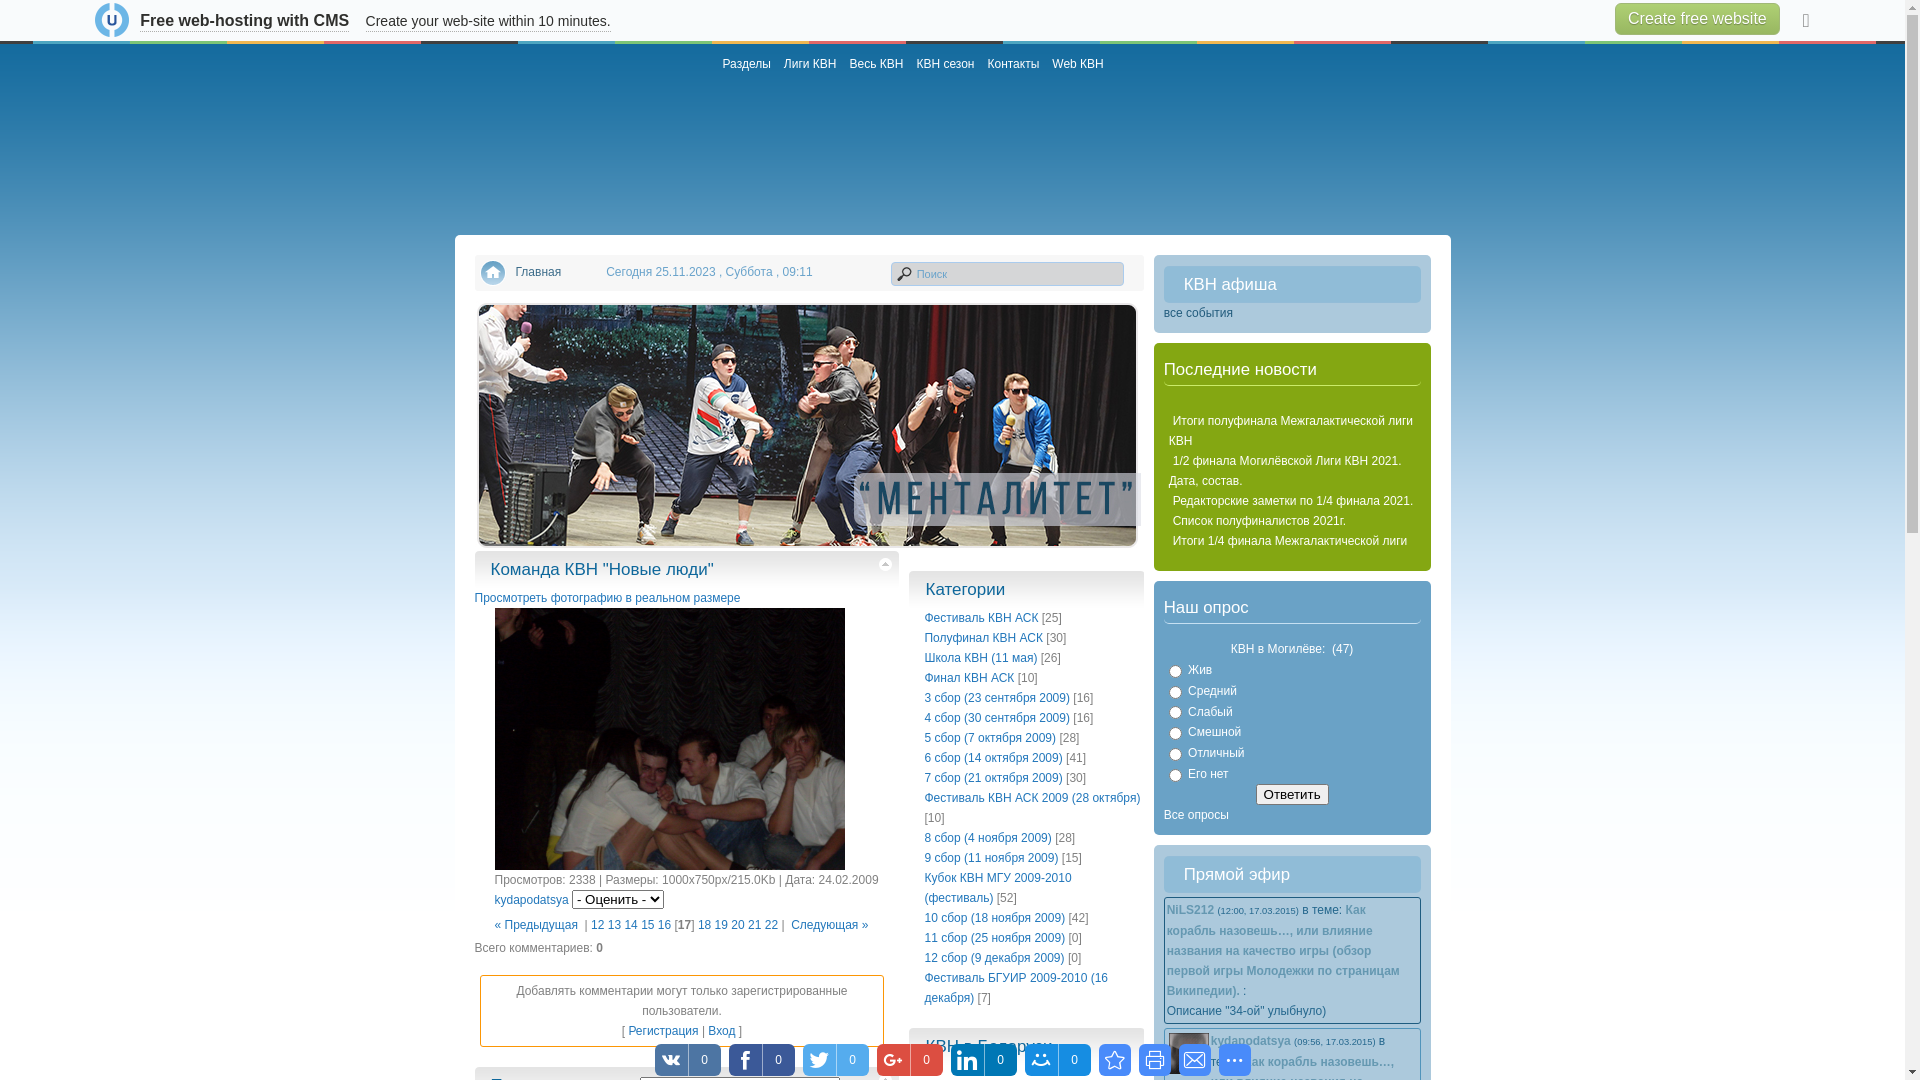 The height and width of the screenshot is (1080, 1920). What do you see at coordinates (770, 925) in the screenshot?
I see `'22'` at bounding box center [770, 925].